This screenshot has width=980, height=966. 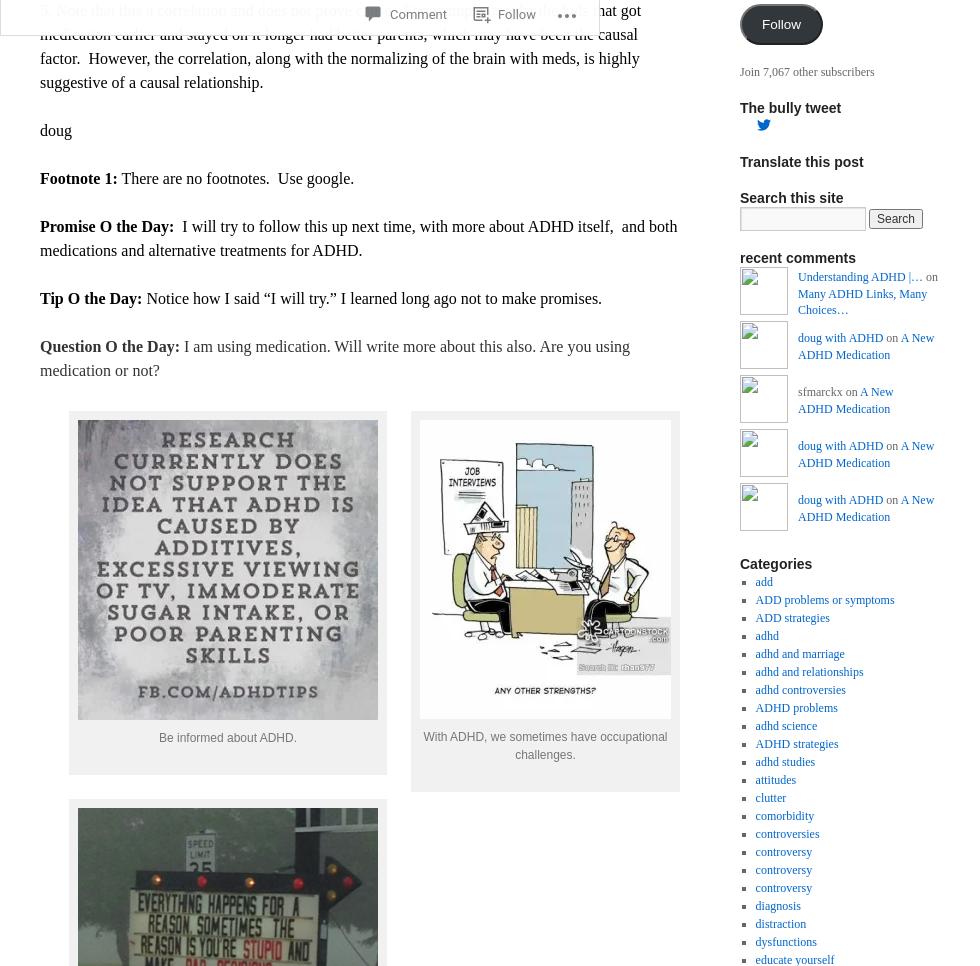 I want to click on 'attitudes', so click(x=775, y=777).